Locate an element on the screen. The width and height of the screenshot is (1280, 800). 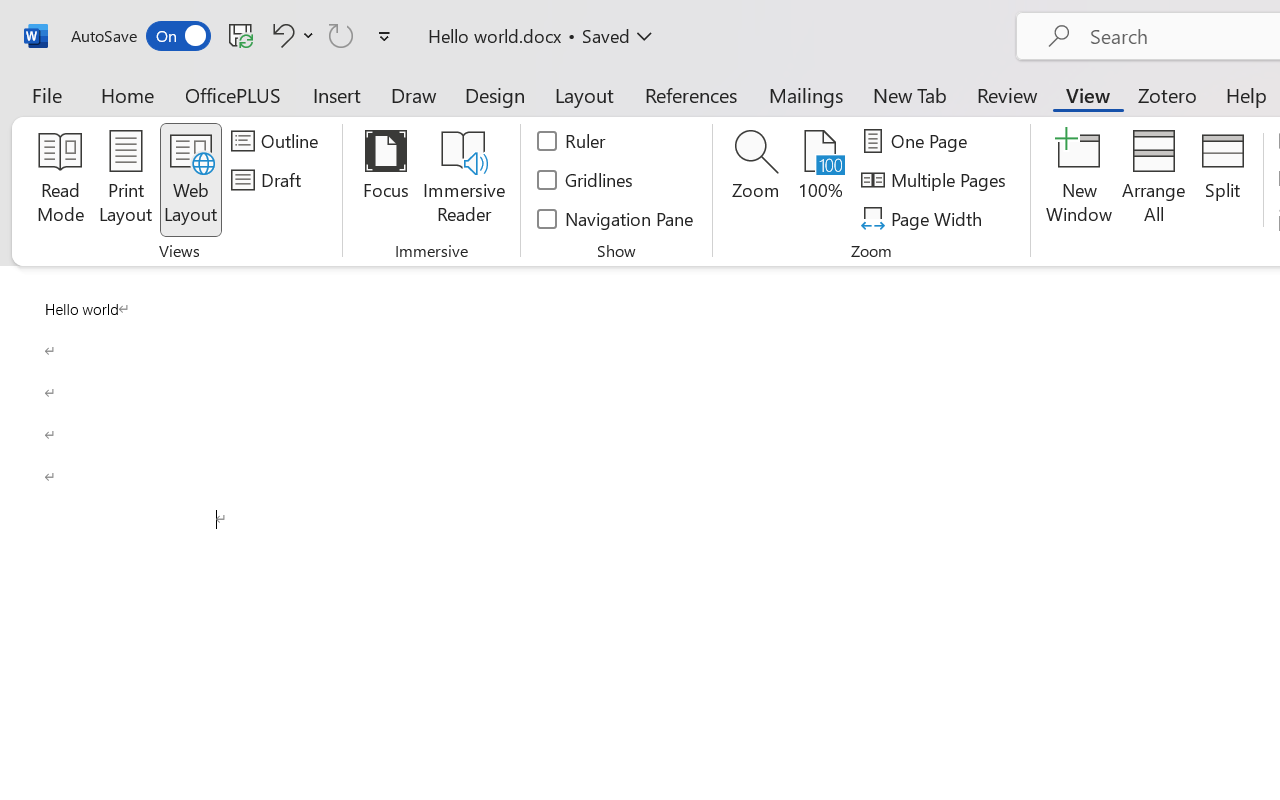
'Split' is located at coordinates (1222, 179).